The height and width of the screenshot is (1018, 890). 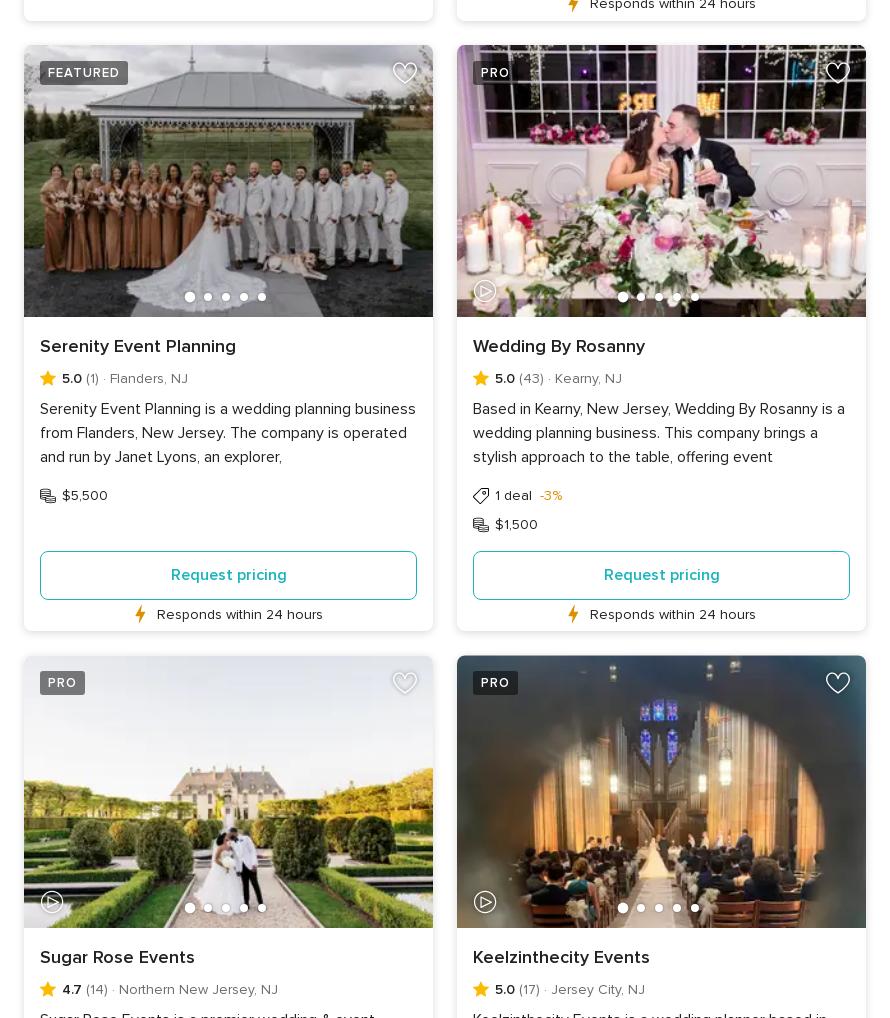 I want to click on 'Serenity Event Planning is a wedding planning business from Flanders, New Jersey. The company is operated and run by Janet Lyons, an explorer,', so click(x=39, y=431).